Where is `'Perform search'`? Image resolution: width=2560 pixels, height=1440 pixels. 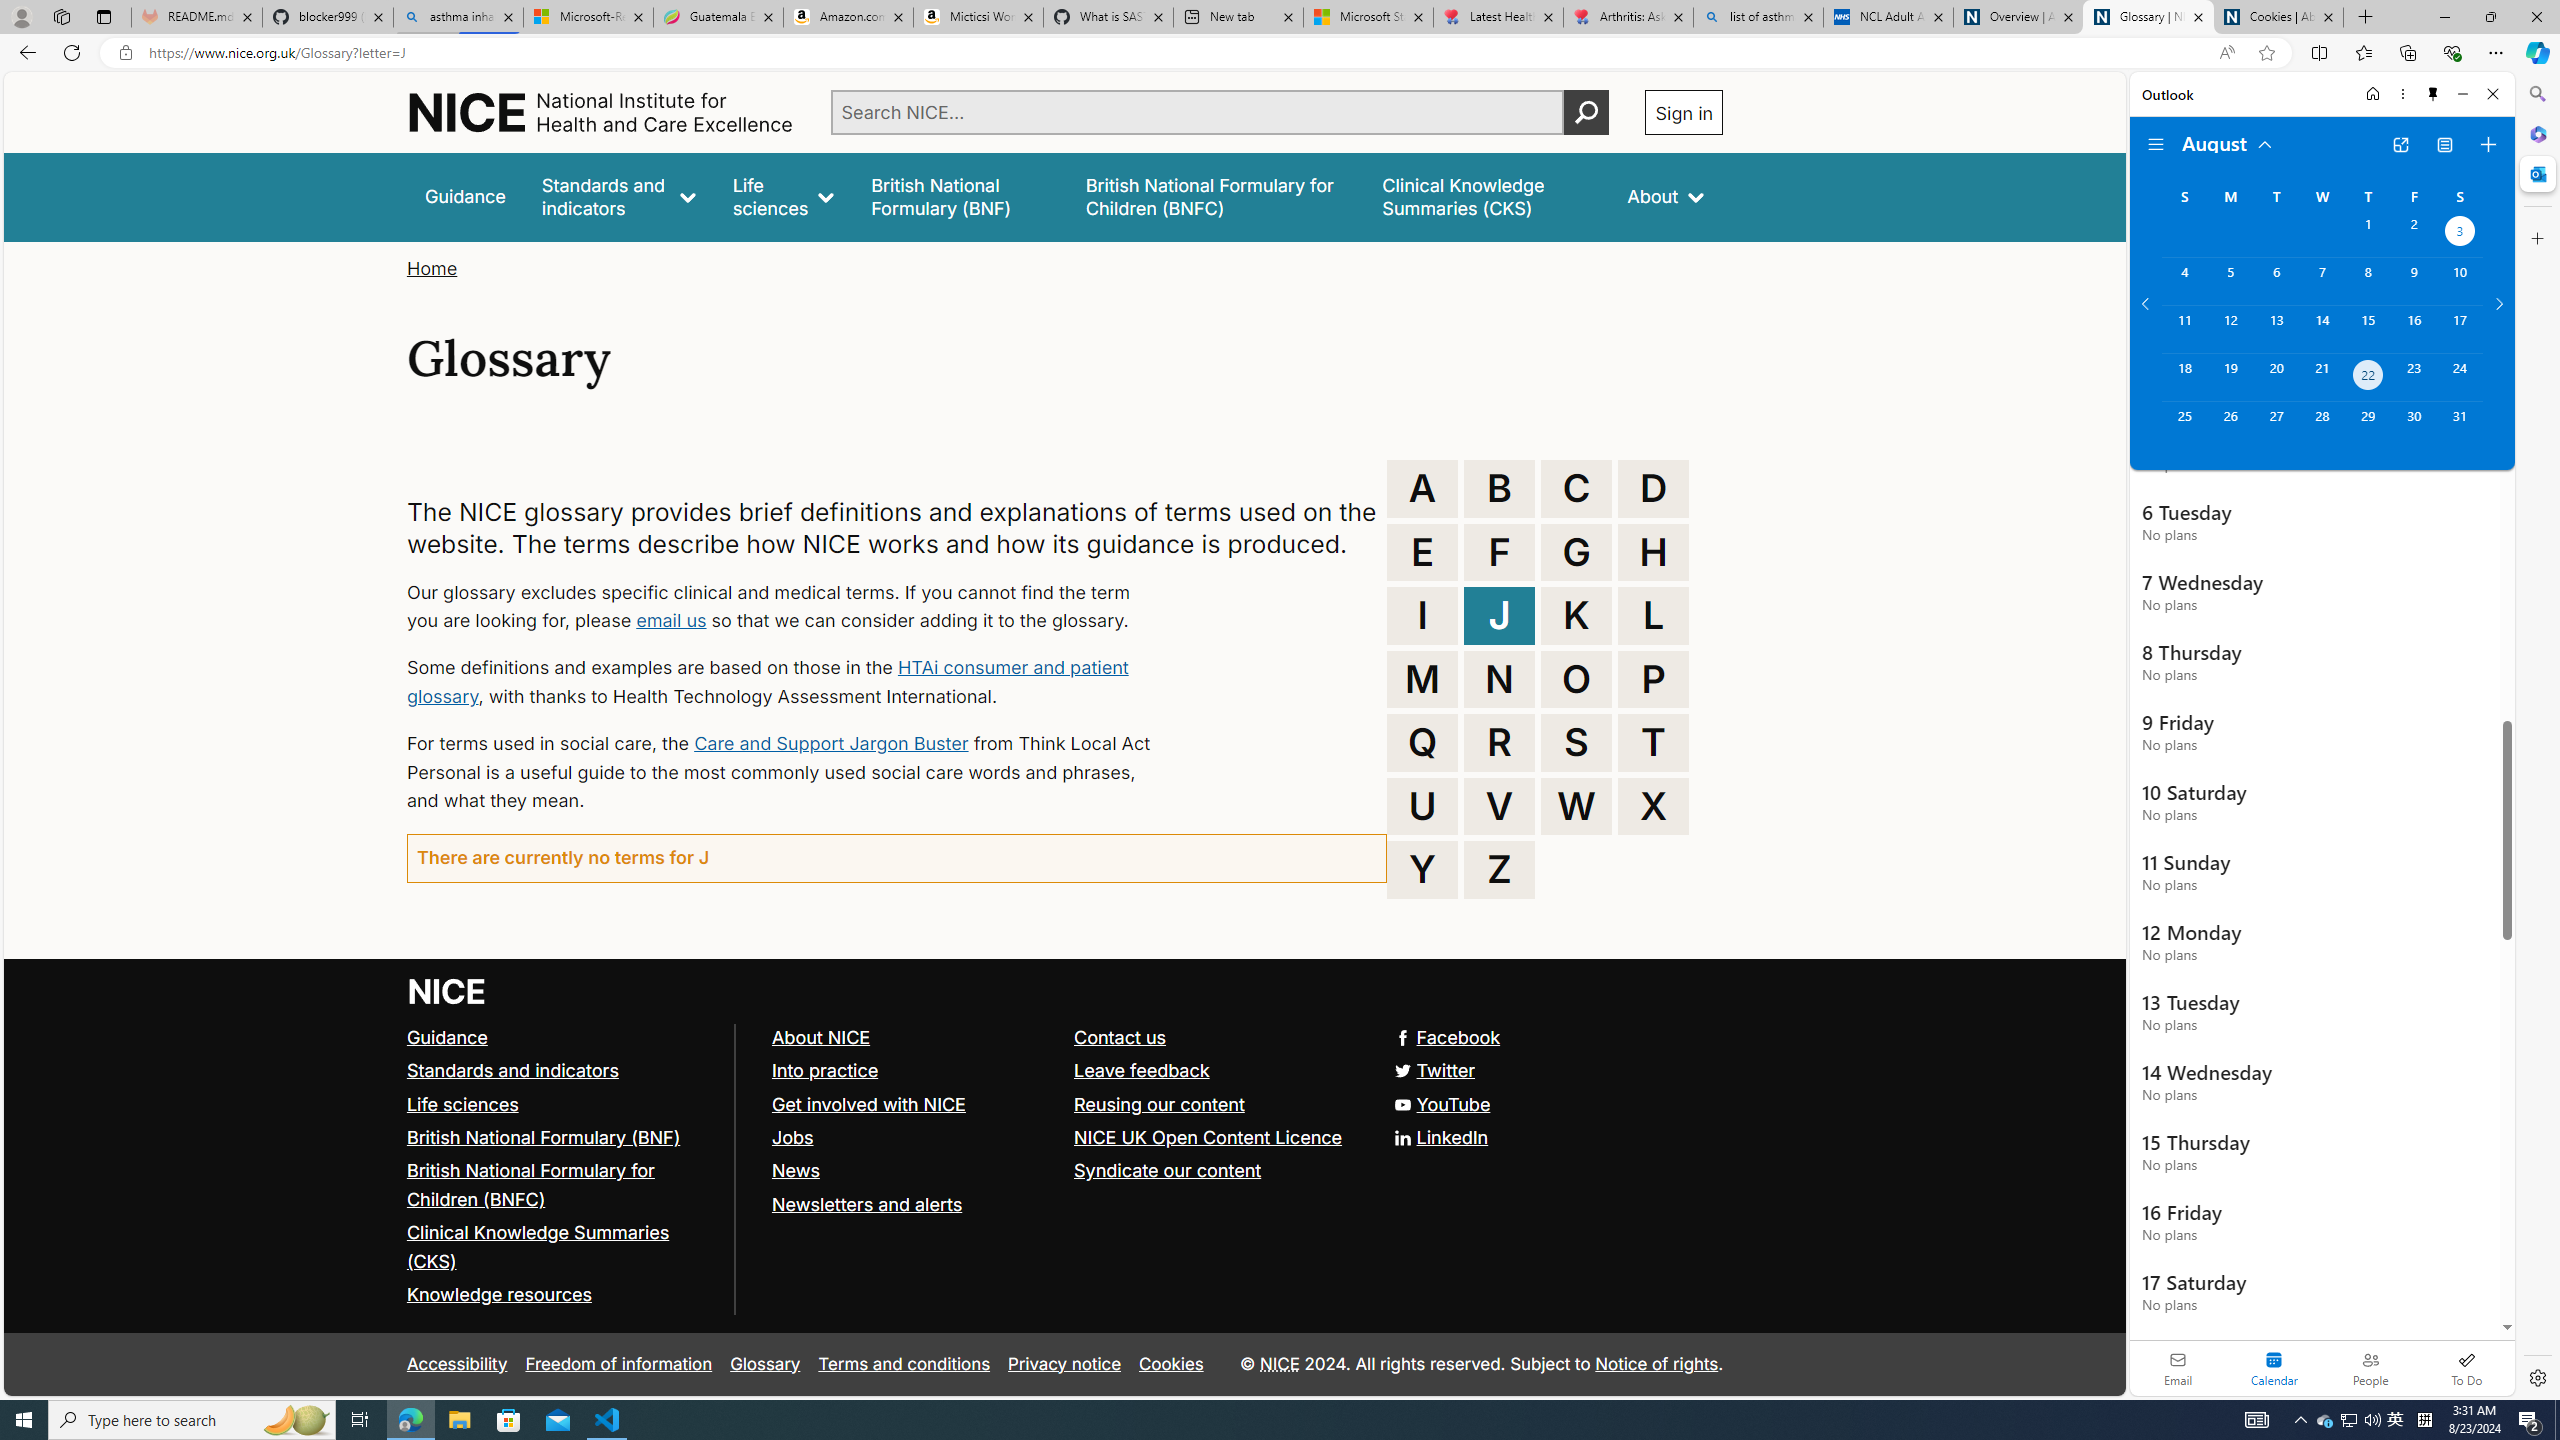
'Perform search' is located at coordinates (1586, 111).